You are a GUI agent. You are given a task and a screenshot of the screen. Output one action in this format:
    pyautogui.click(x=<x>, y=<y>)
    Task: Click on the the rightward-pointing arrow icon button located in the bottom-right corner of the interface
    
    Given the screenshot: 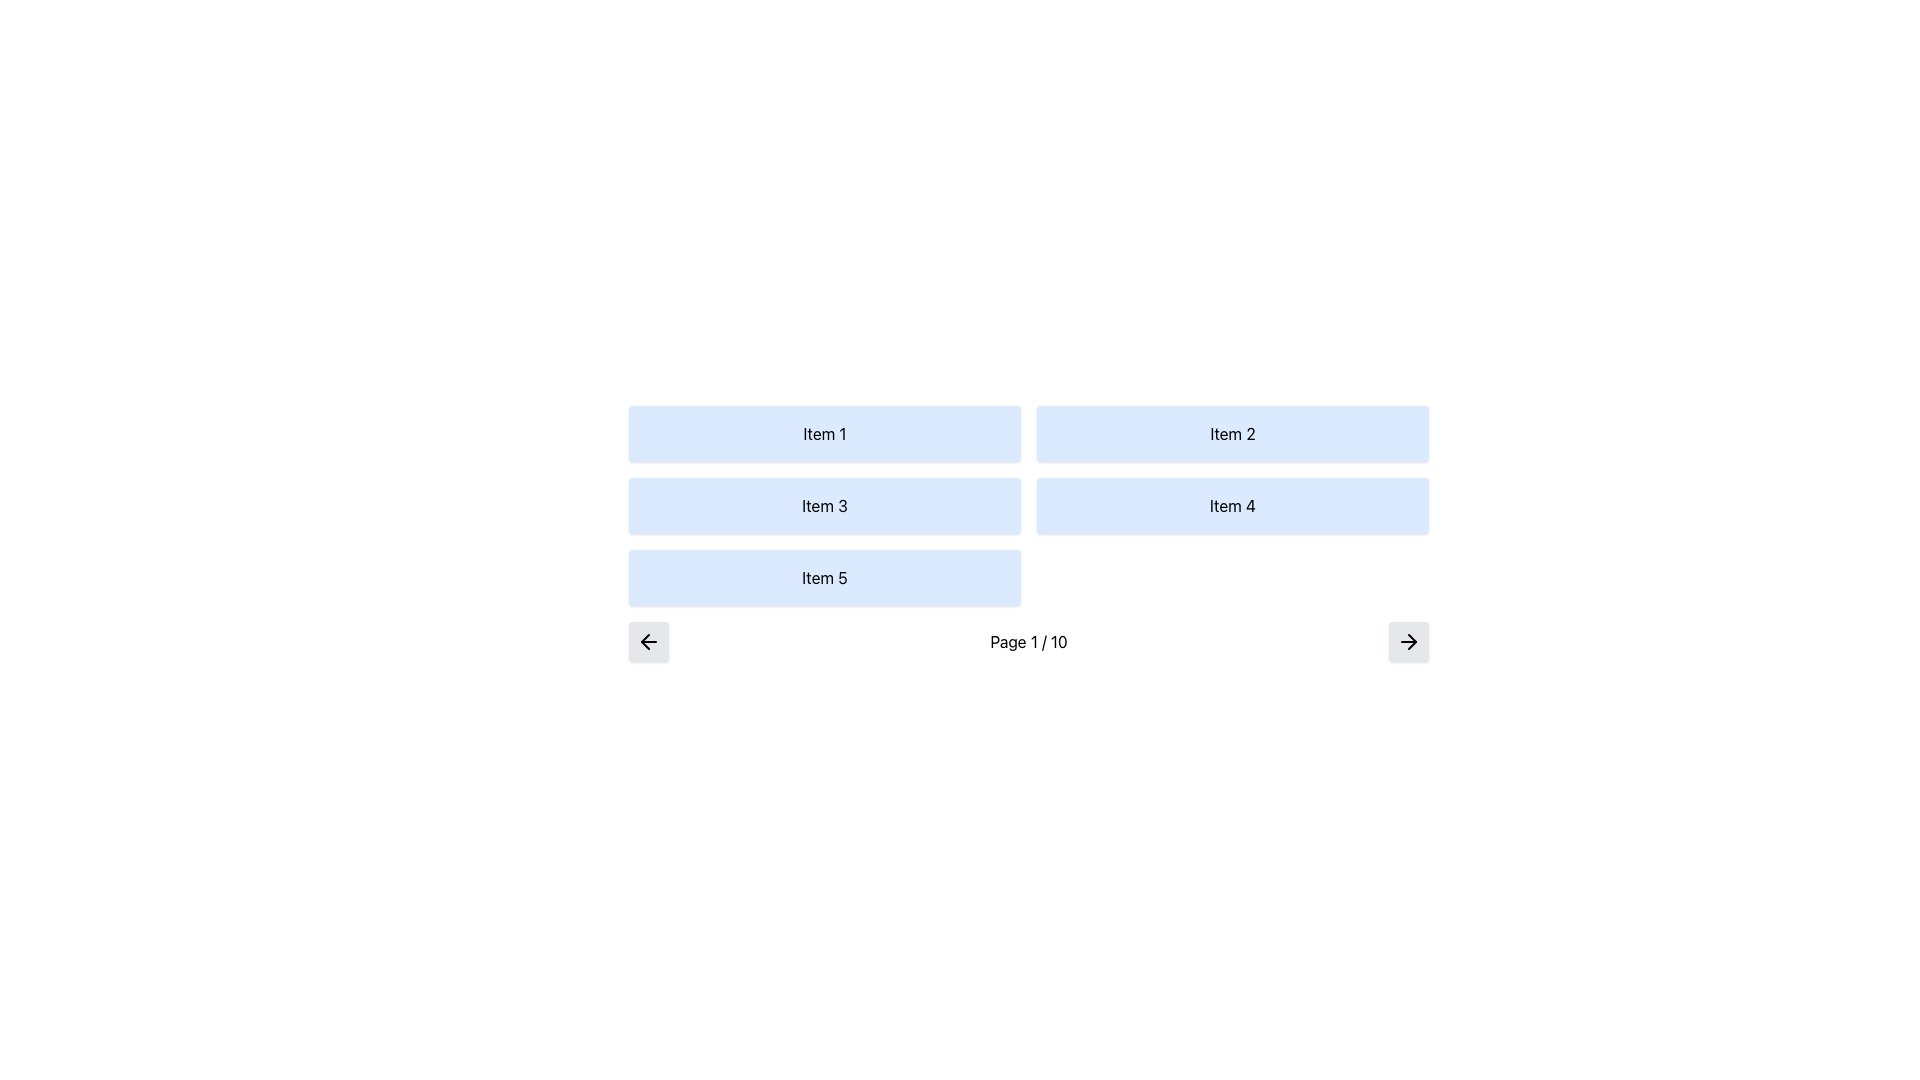 What is the action you would take?
    pyautogui.click(x=1408, y=641)
    